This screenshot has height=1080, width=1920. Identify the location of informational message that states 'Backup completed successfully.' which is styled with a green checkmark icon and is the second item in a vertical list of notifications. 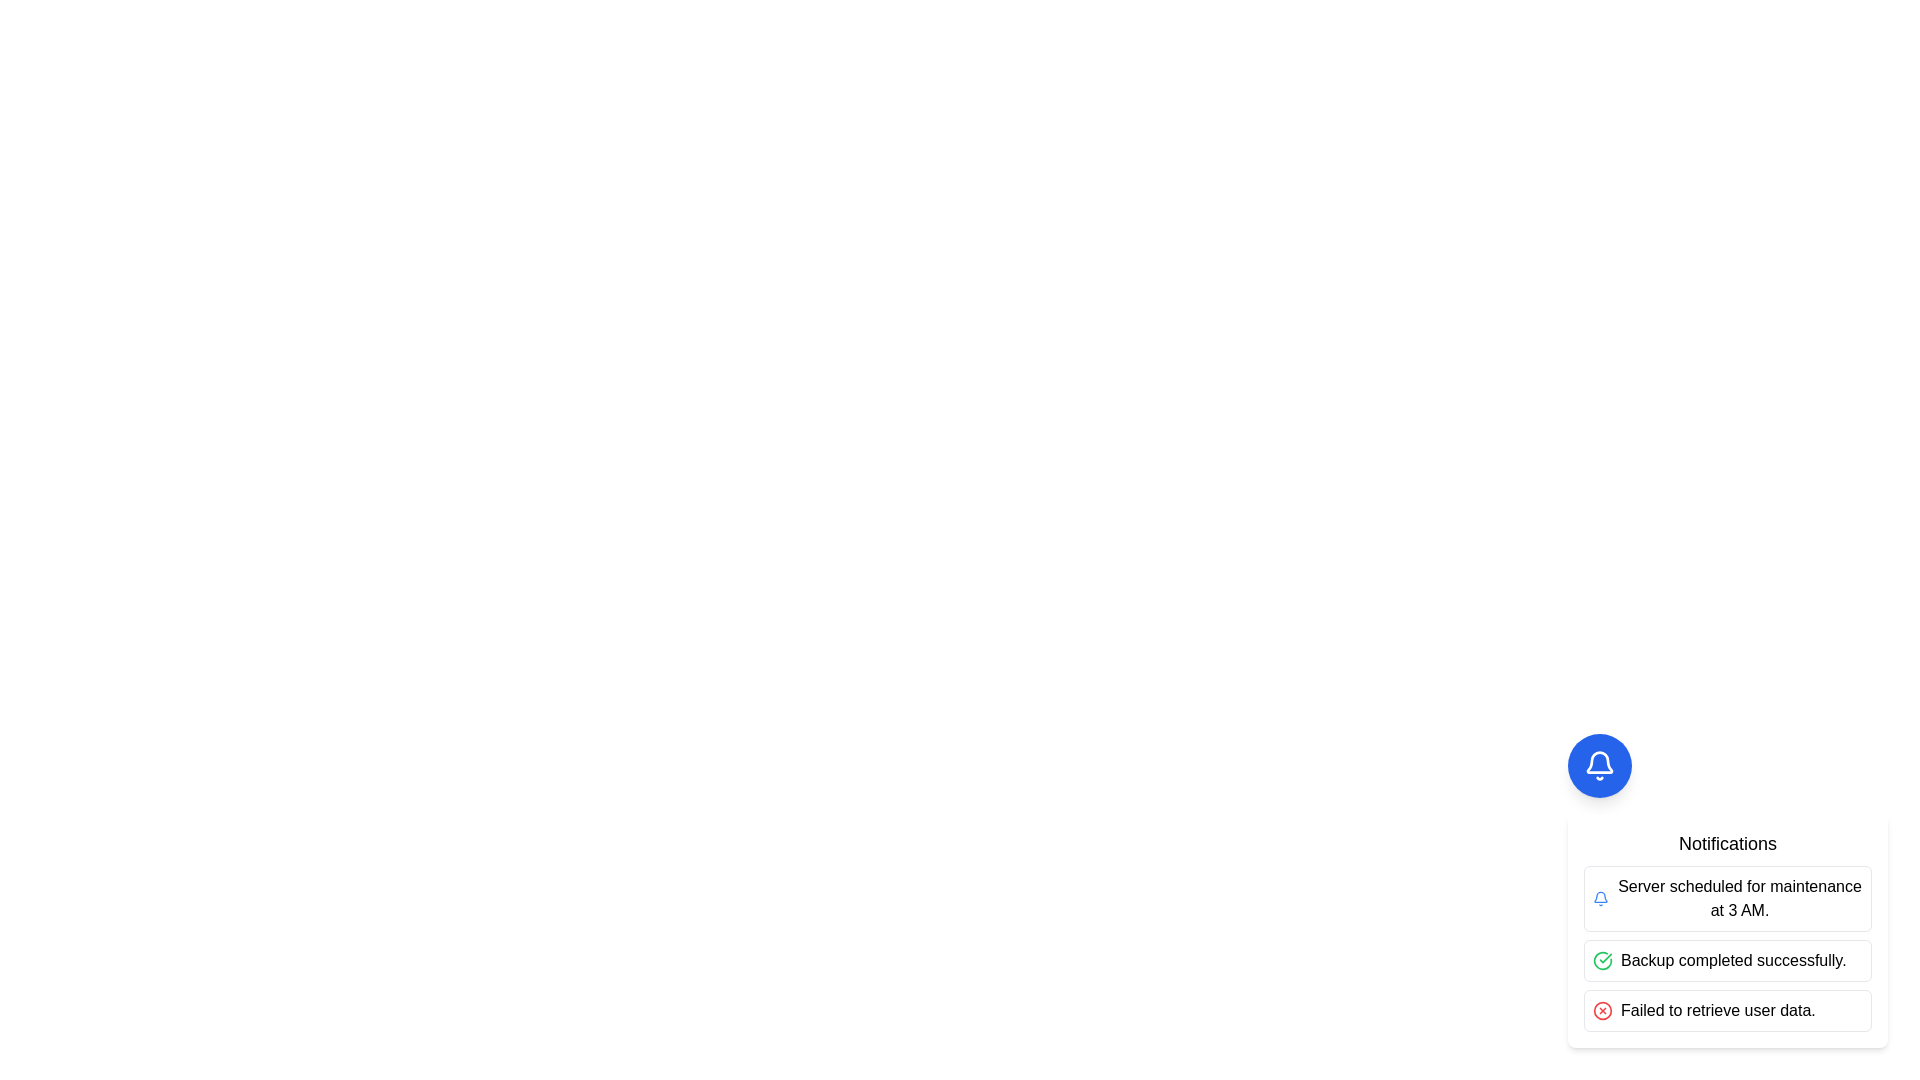
(1727, 959).